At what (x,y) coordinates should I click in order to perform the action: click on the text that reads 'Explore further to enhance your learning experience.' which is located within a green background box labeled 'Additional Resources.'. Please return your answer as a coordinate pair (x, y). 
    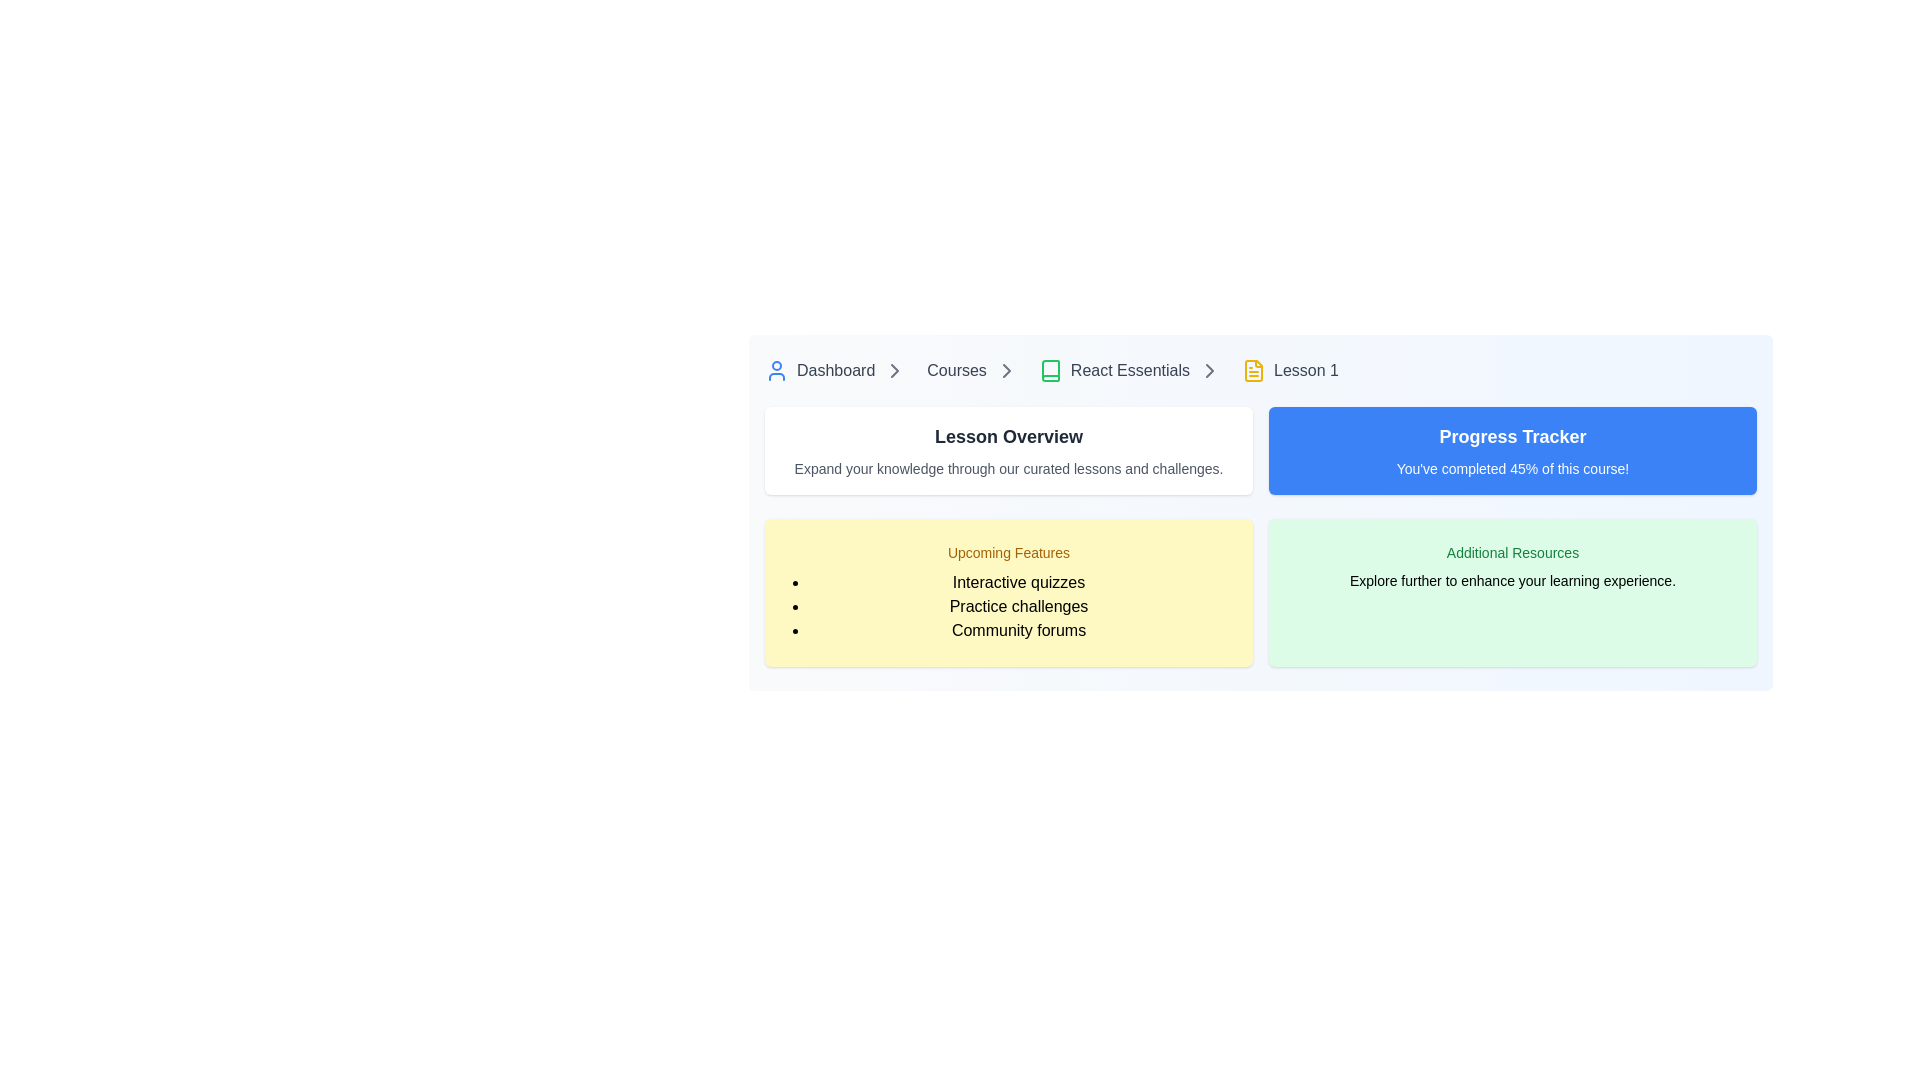
    Looking at the image, I should click on (1512, 581).